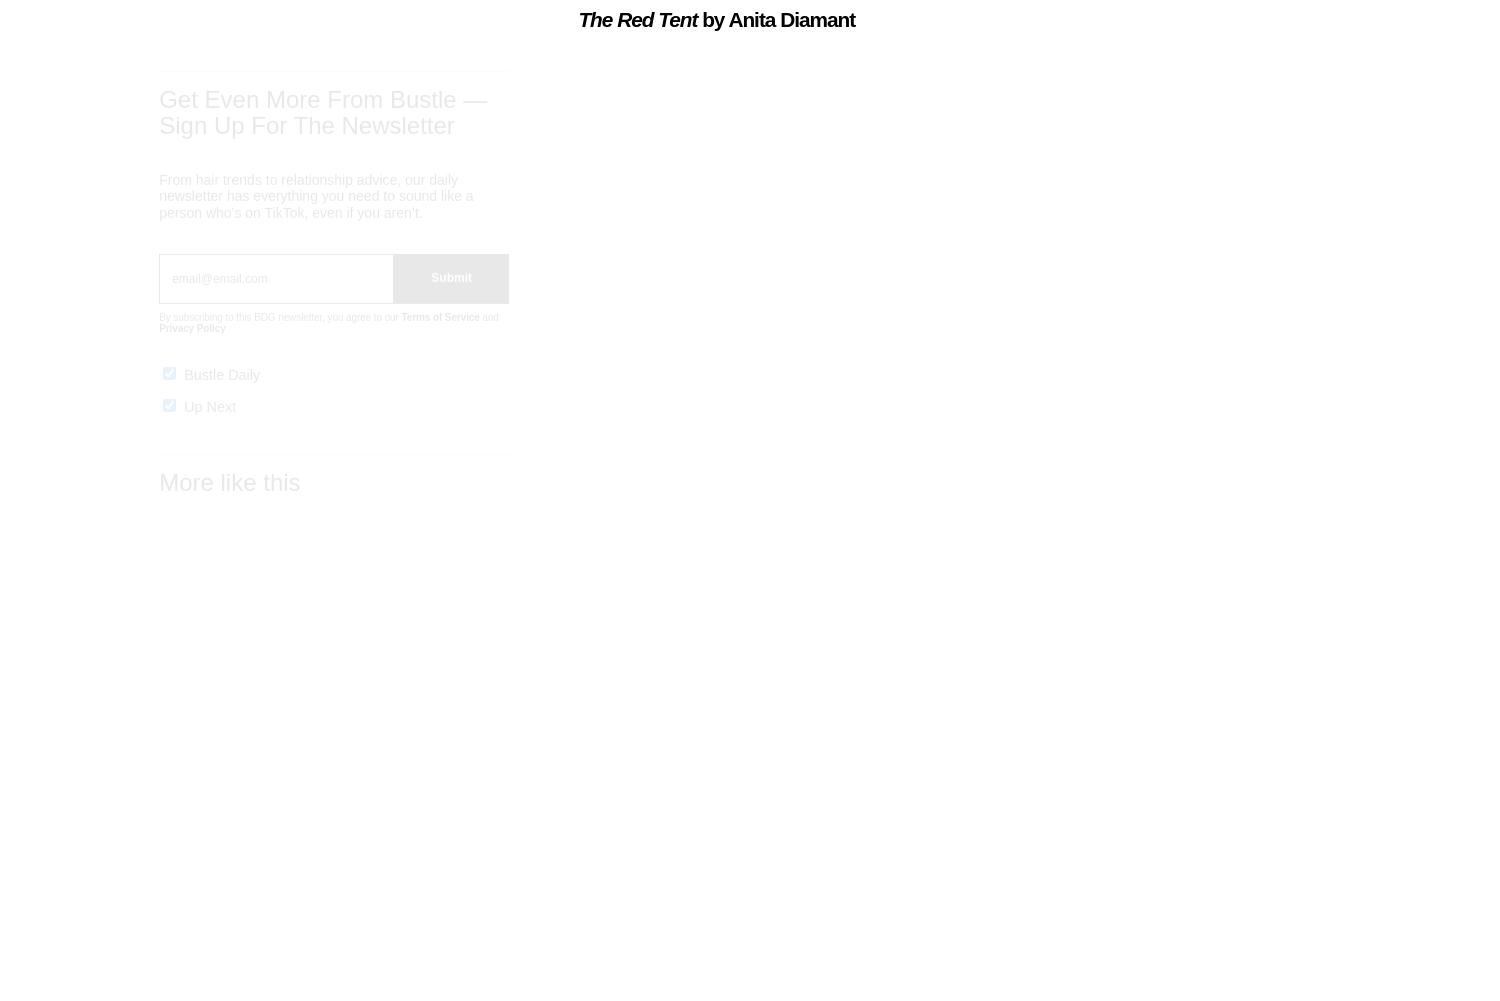  What do you see at coordinates (184, 390) in the screenshot?
I see `'Bustle Daily'` at bounding box center [184, 390].